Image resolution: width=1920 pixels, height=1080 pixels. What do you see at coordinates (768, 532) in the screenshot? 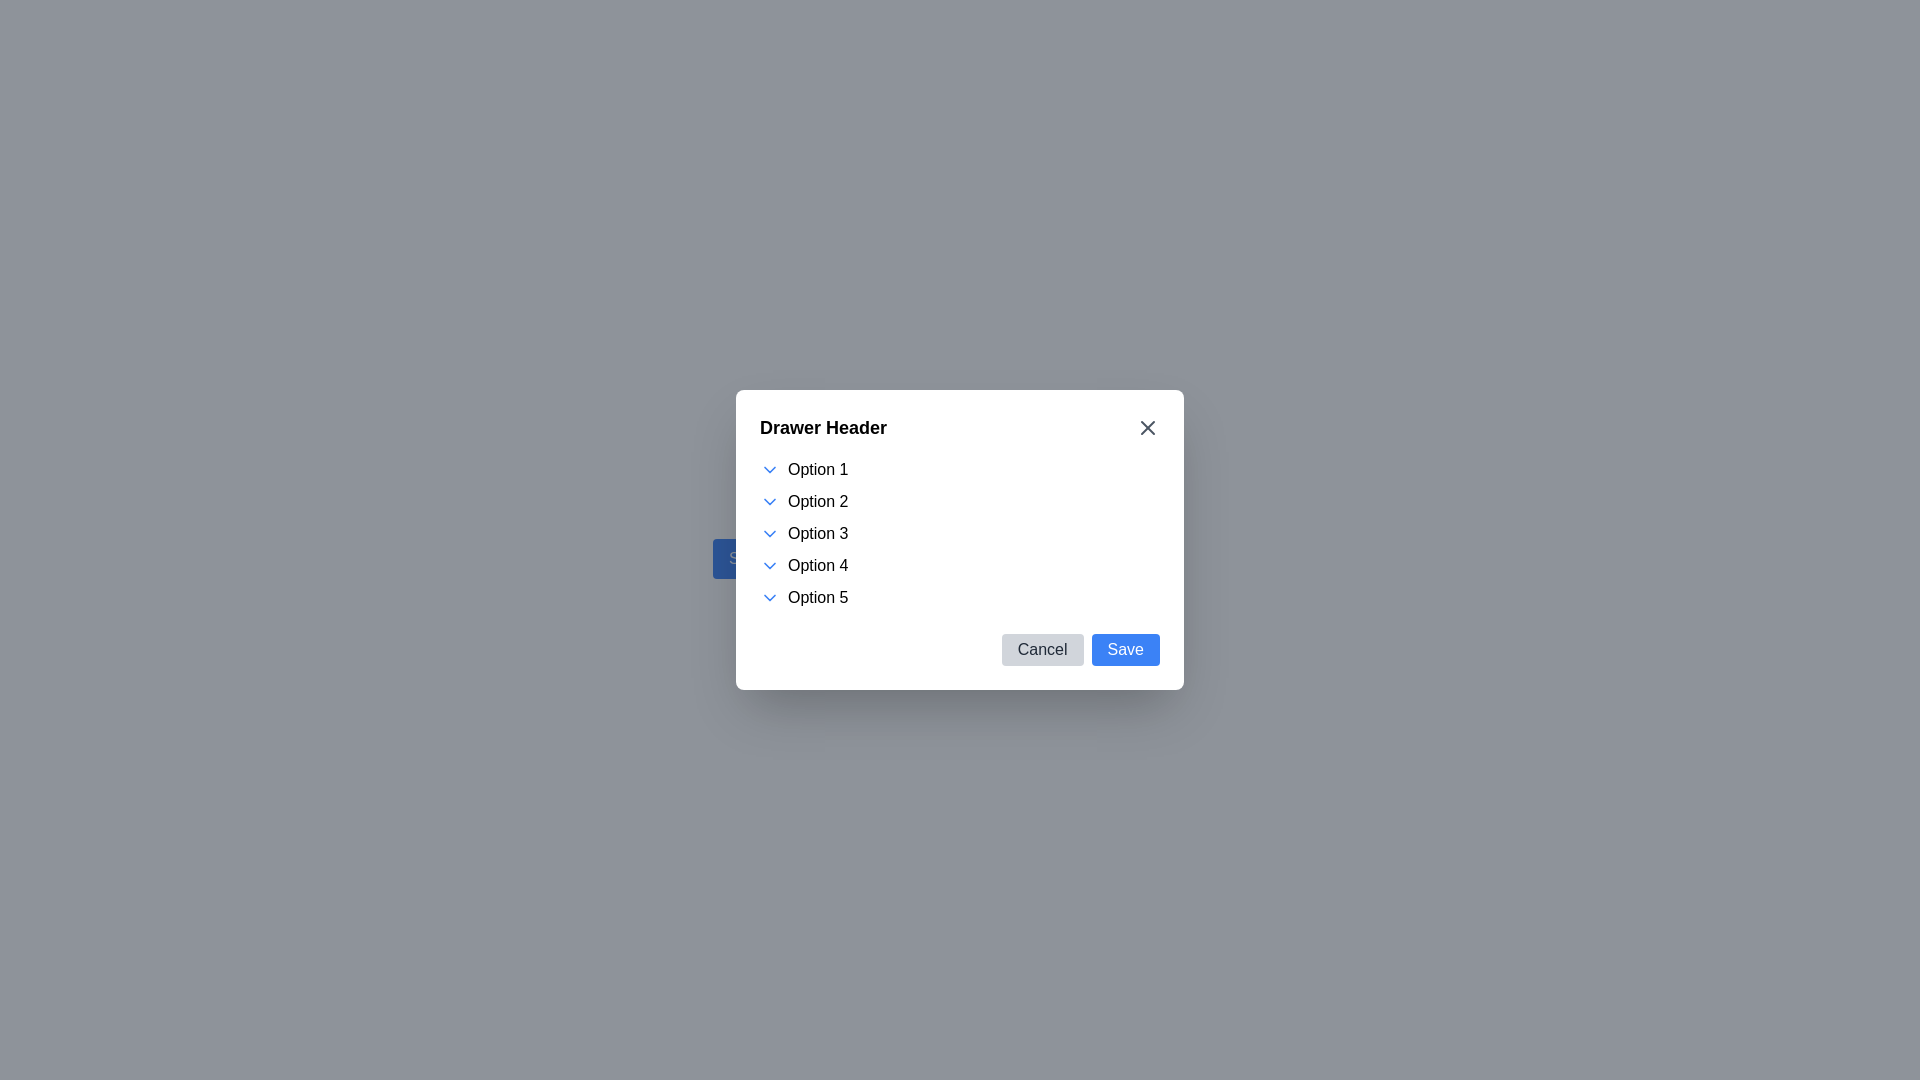
I see `the chevron icon located to the left of the 'Option 3' label` at bounding box center [768, 532].